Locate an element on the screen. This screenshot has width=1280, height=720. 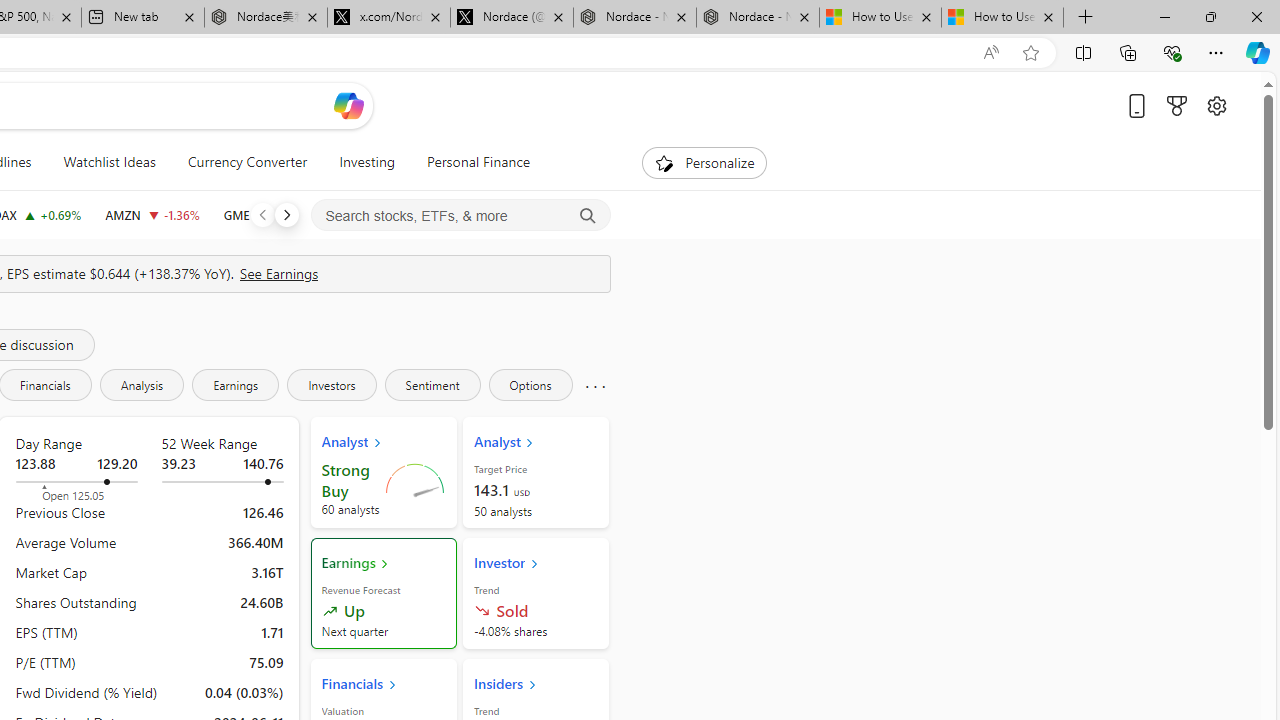
'Options' is located at coordinates (530, 384).